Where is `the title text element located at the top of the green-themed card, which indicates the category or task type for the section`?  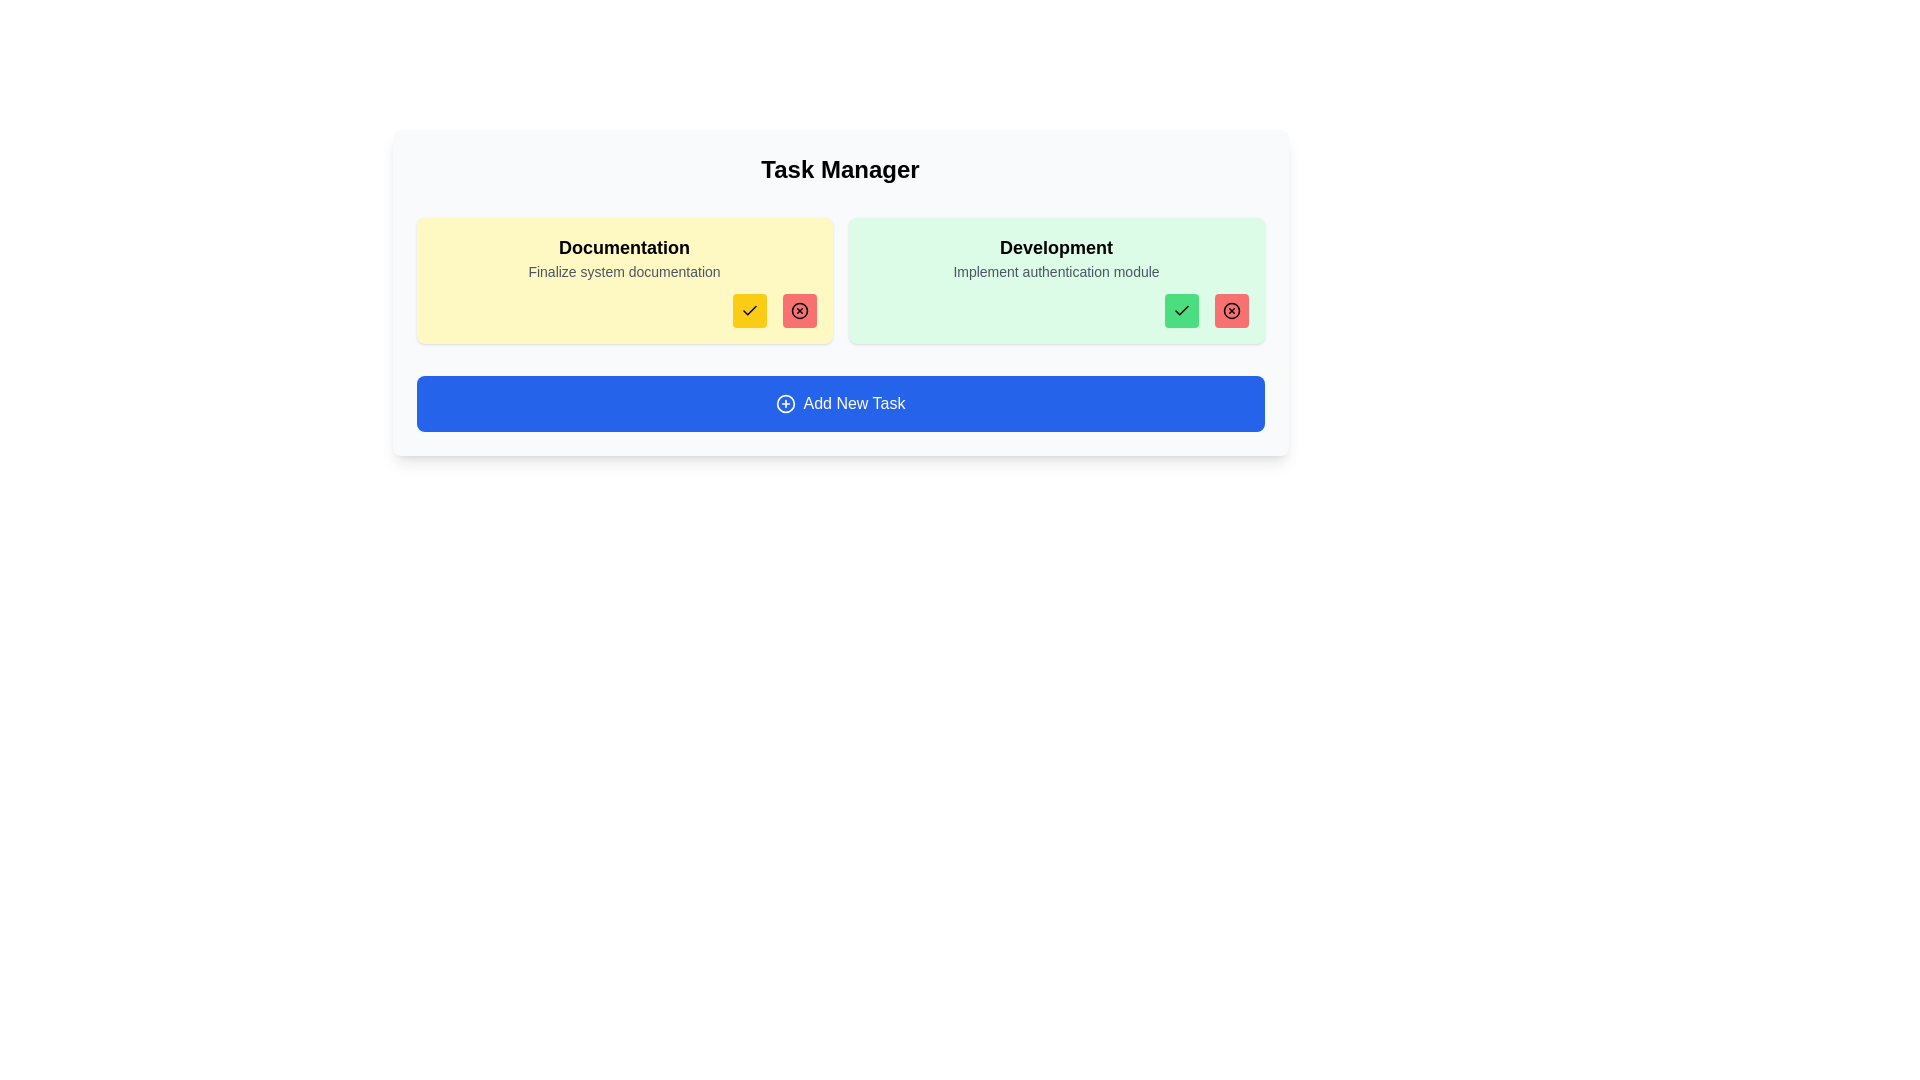 the title text element located at the top of the green-themed card, which indicates the category or task type for the section is located at coordinates (1055, 246).